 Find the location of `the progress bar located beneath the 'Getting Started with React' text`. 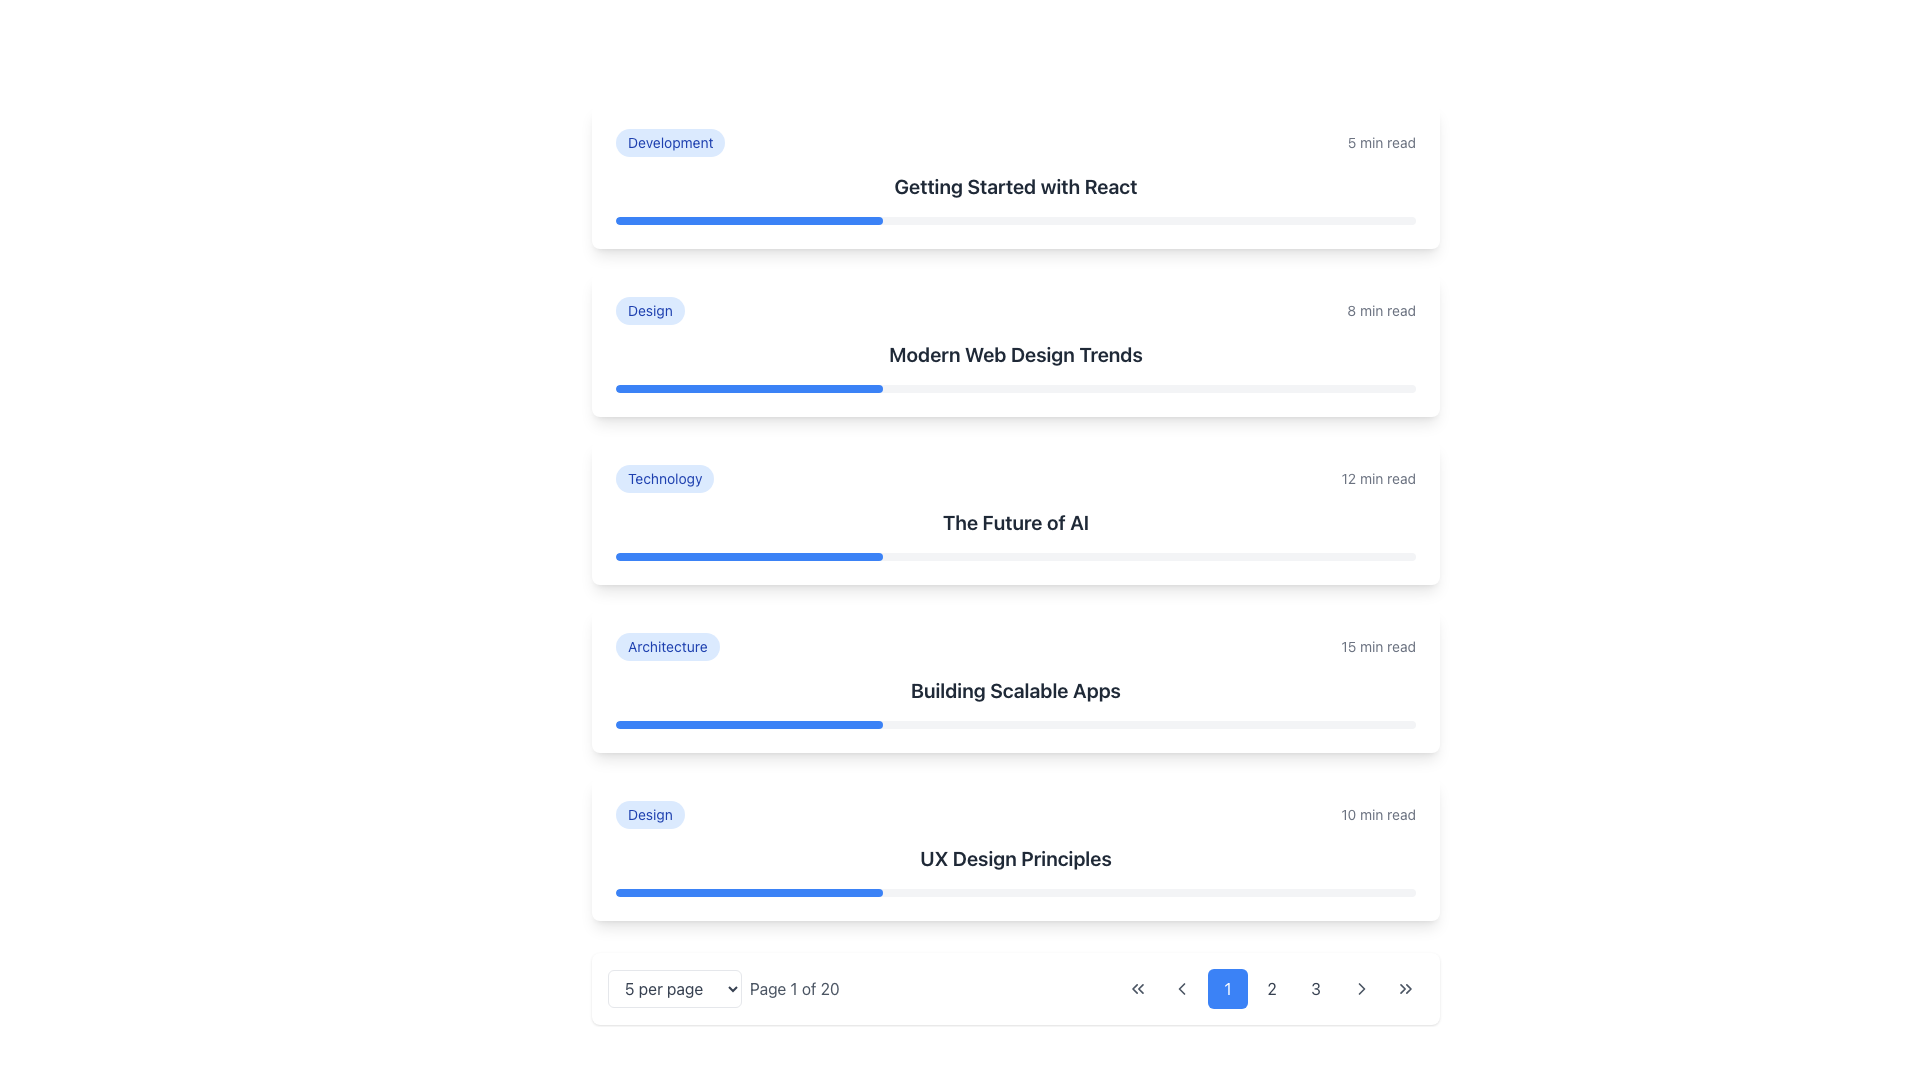

the progress bar located beneath the 'Getting Started with React' text is located at coordinates (748, 220).